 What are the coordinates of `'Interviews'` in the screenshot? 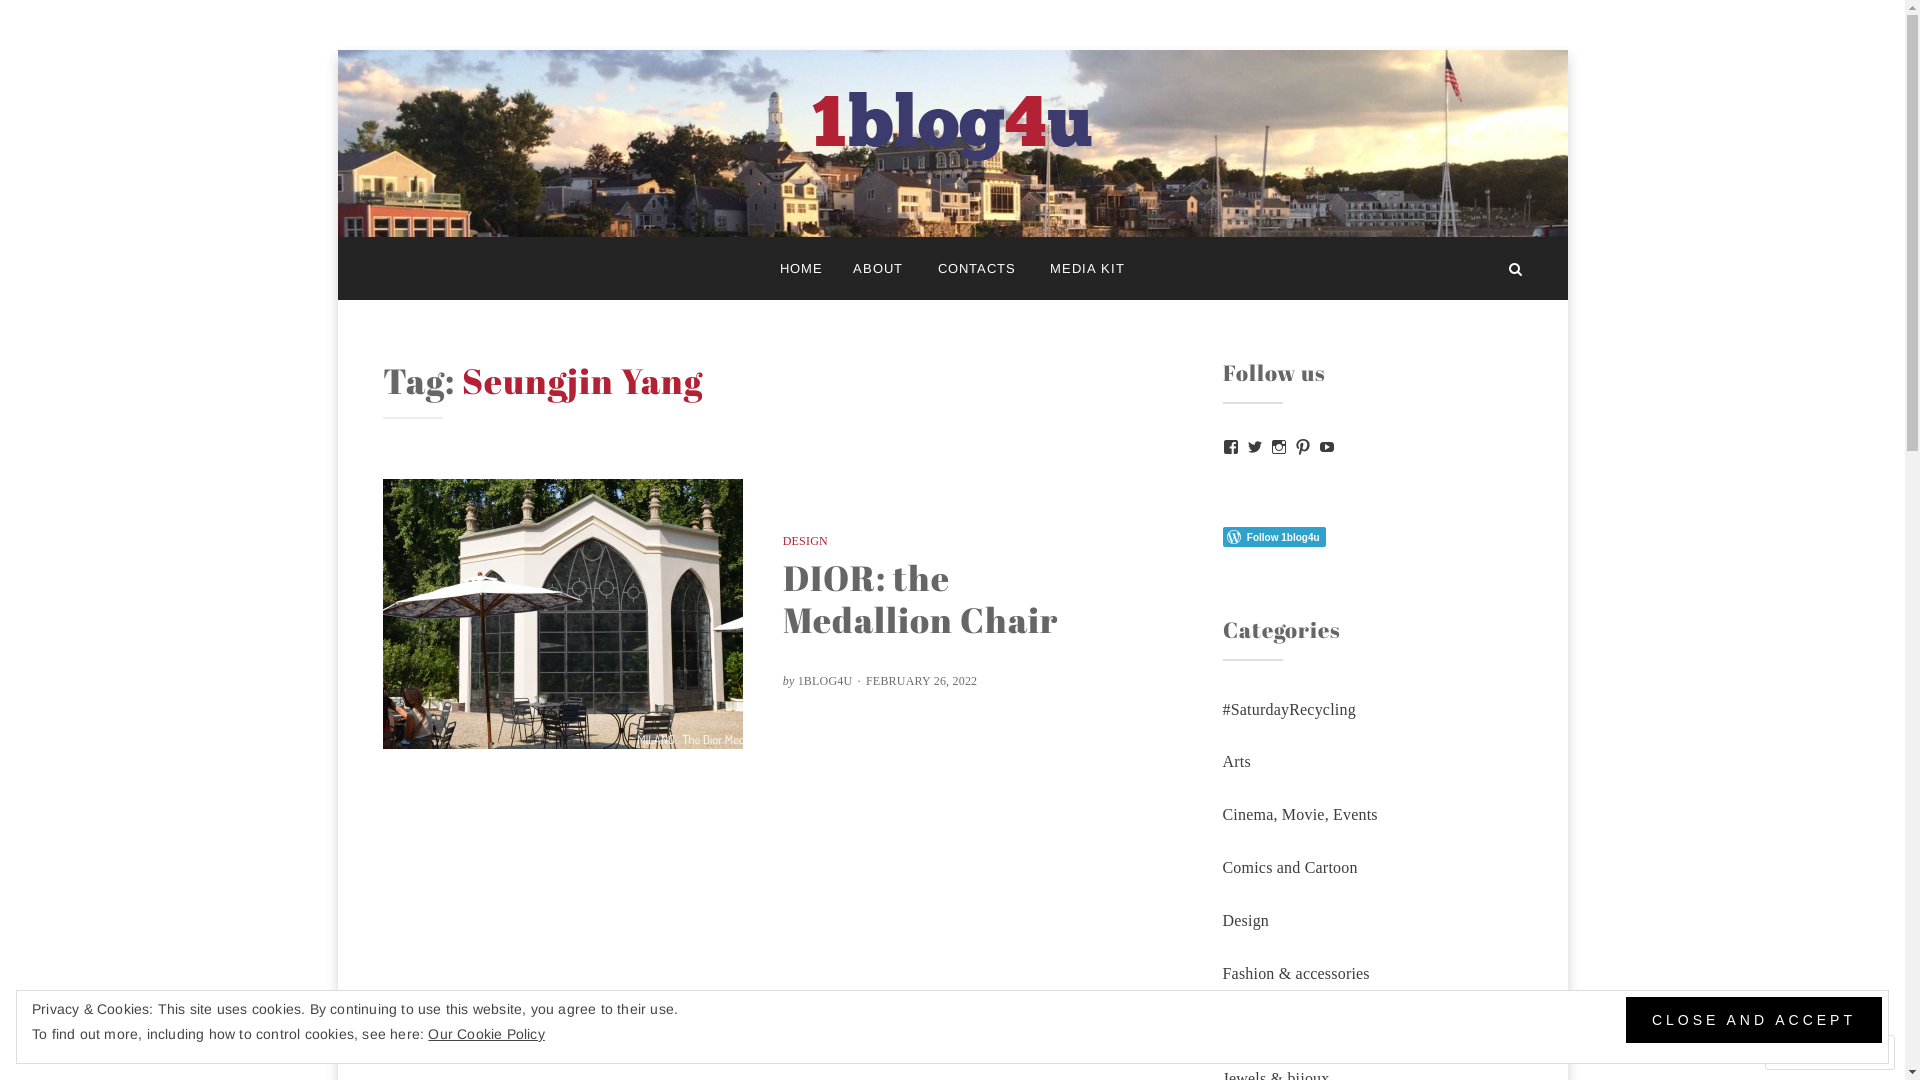 It's located at (1256, 1025).